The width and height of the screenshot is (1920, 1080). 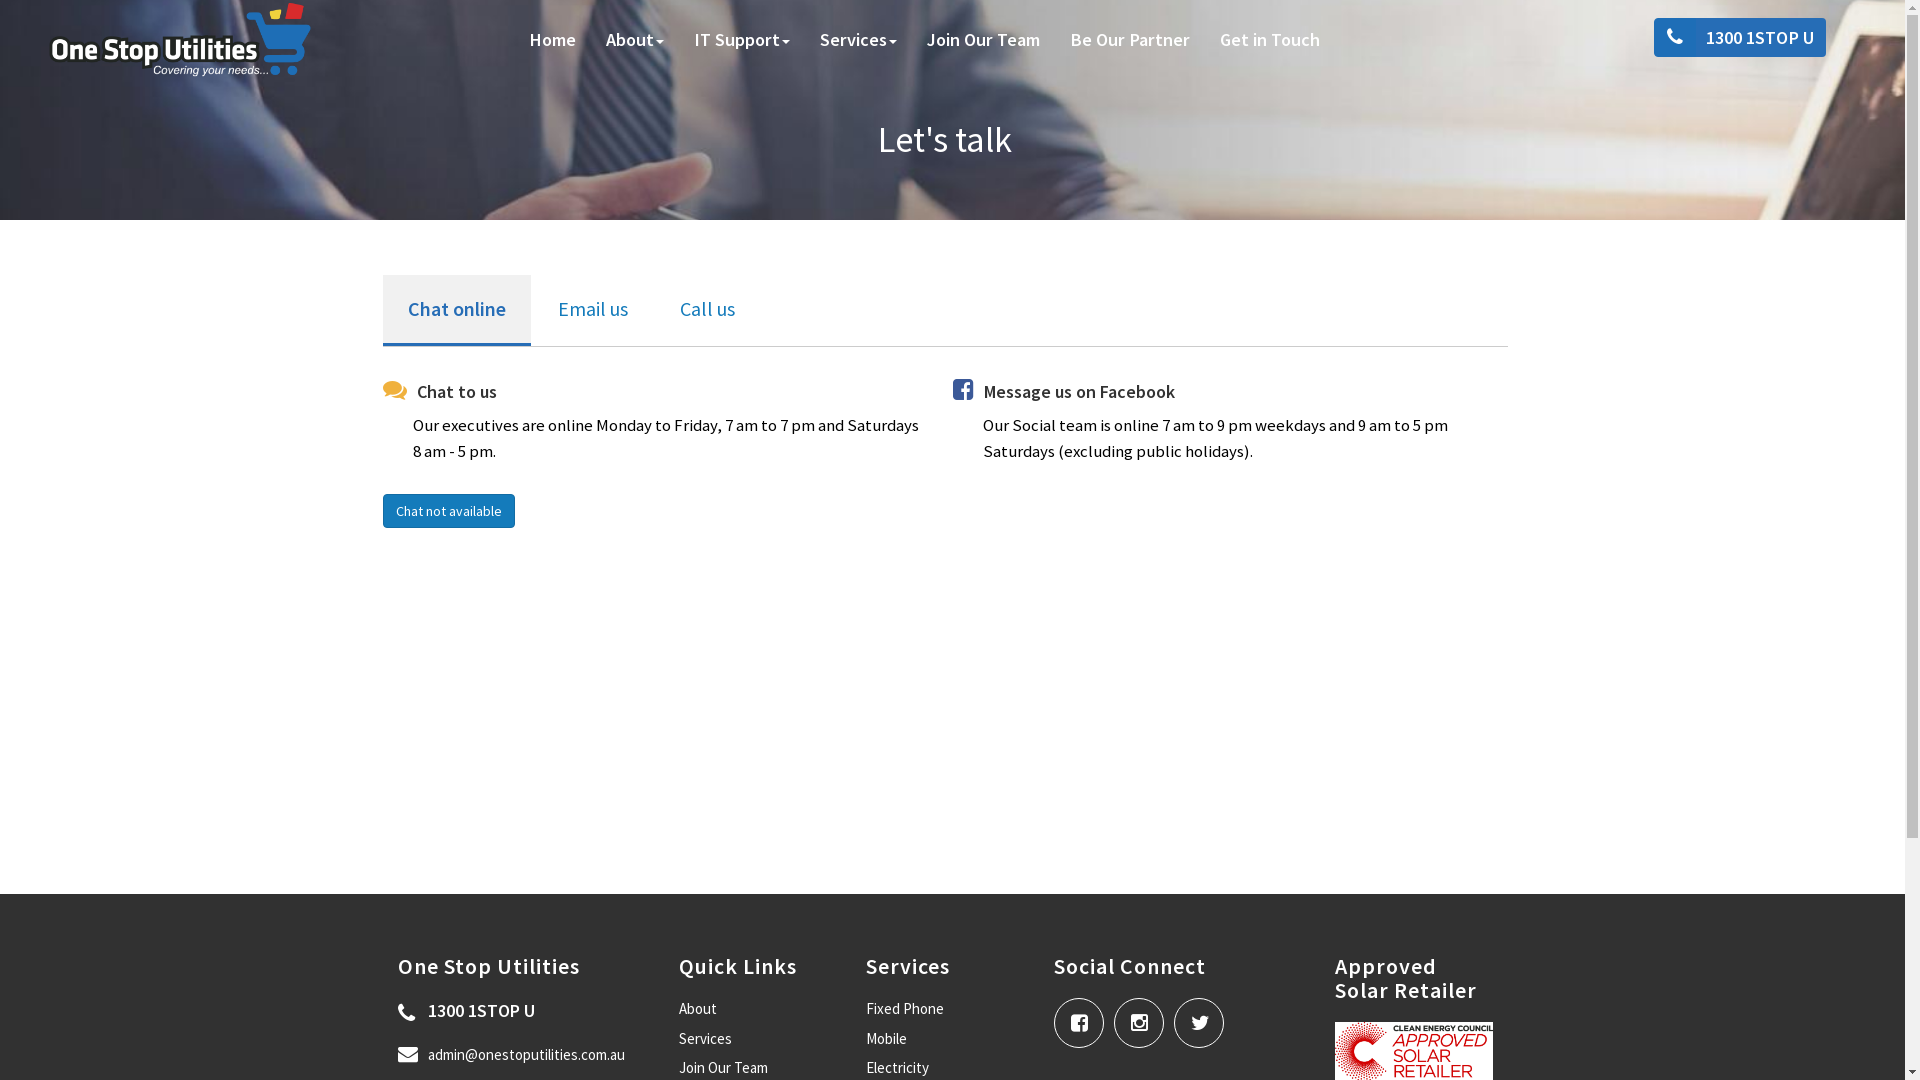 What do you see at coordinates (885, 1037) in the screenshot?
I see `'Mobile'` at bounding box center [885, 1037].